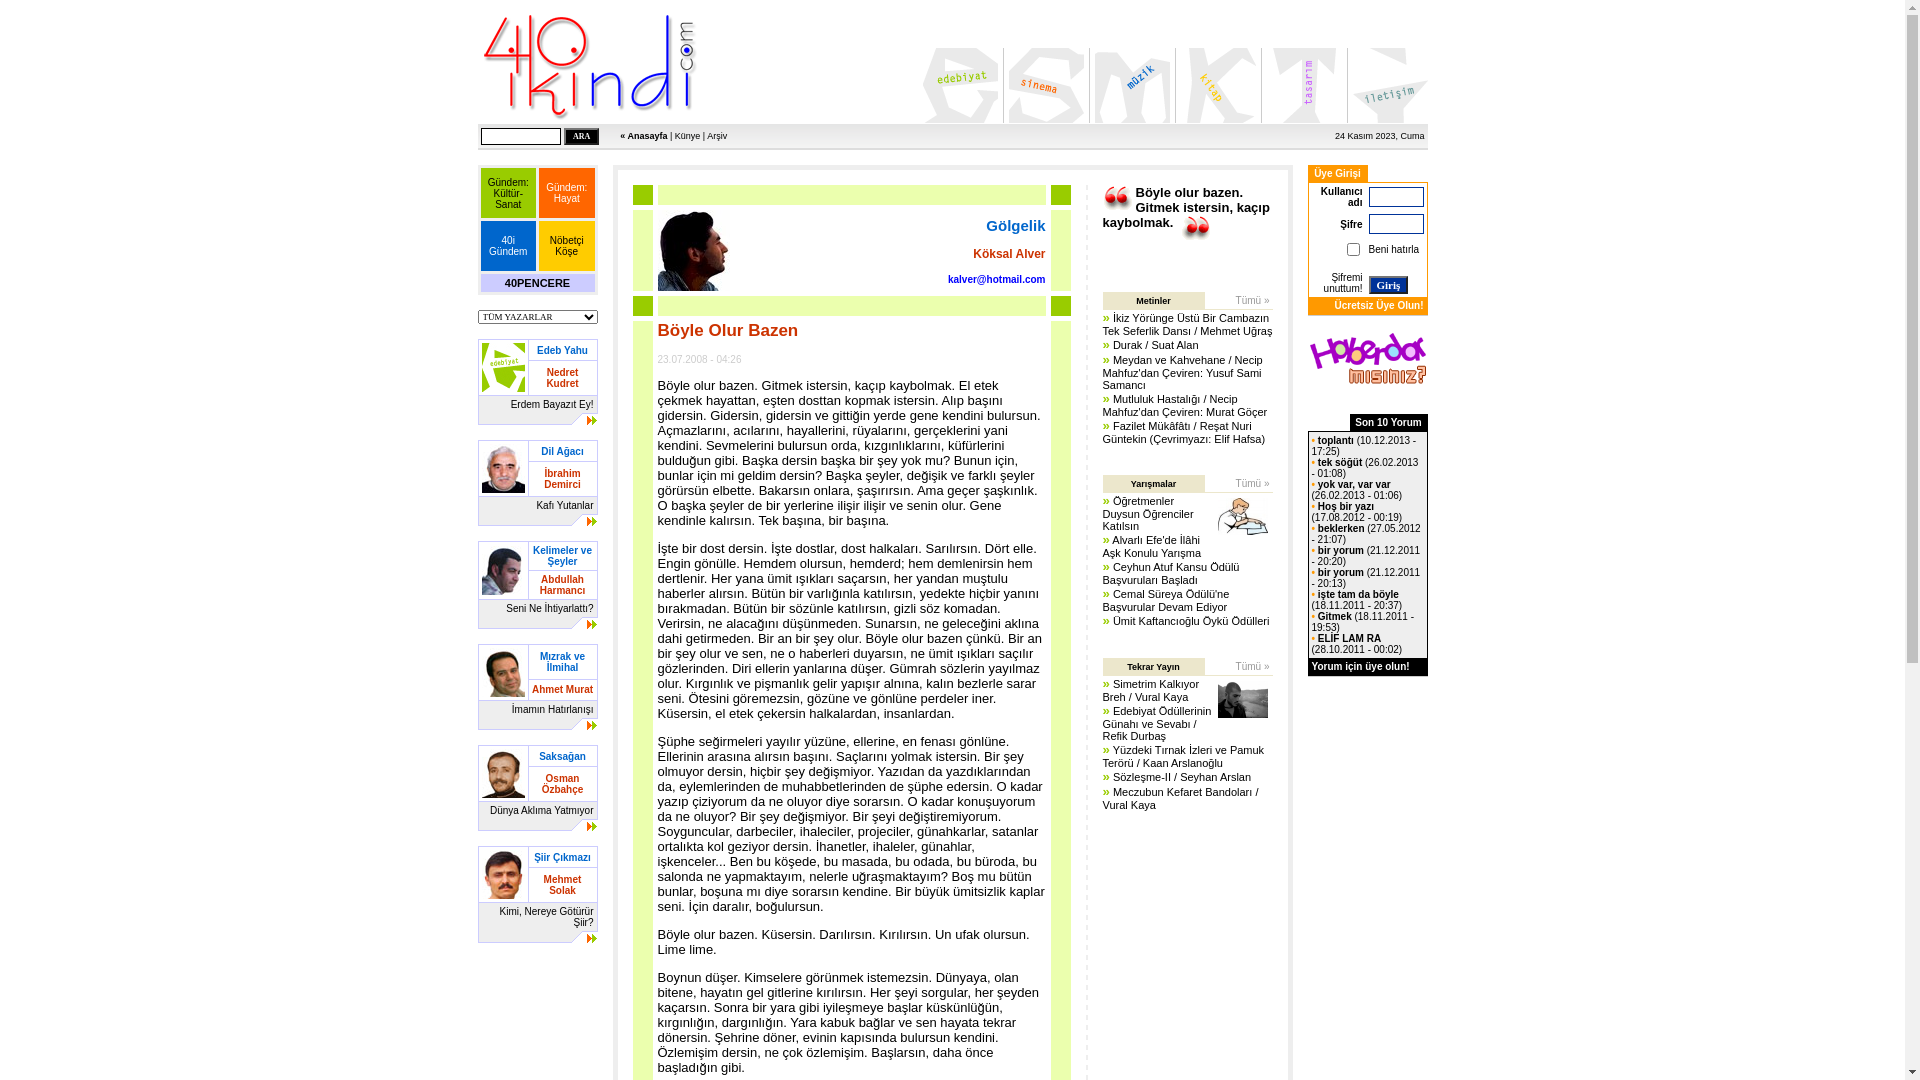 The width and height of the screenshot is (1920, 1080). What do you see at coordinates (561, 882) in the screenshot?
I see `'Mehmet Solak'` at bounding box center [561, 882].